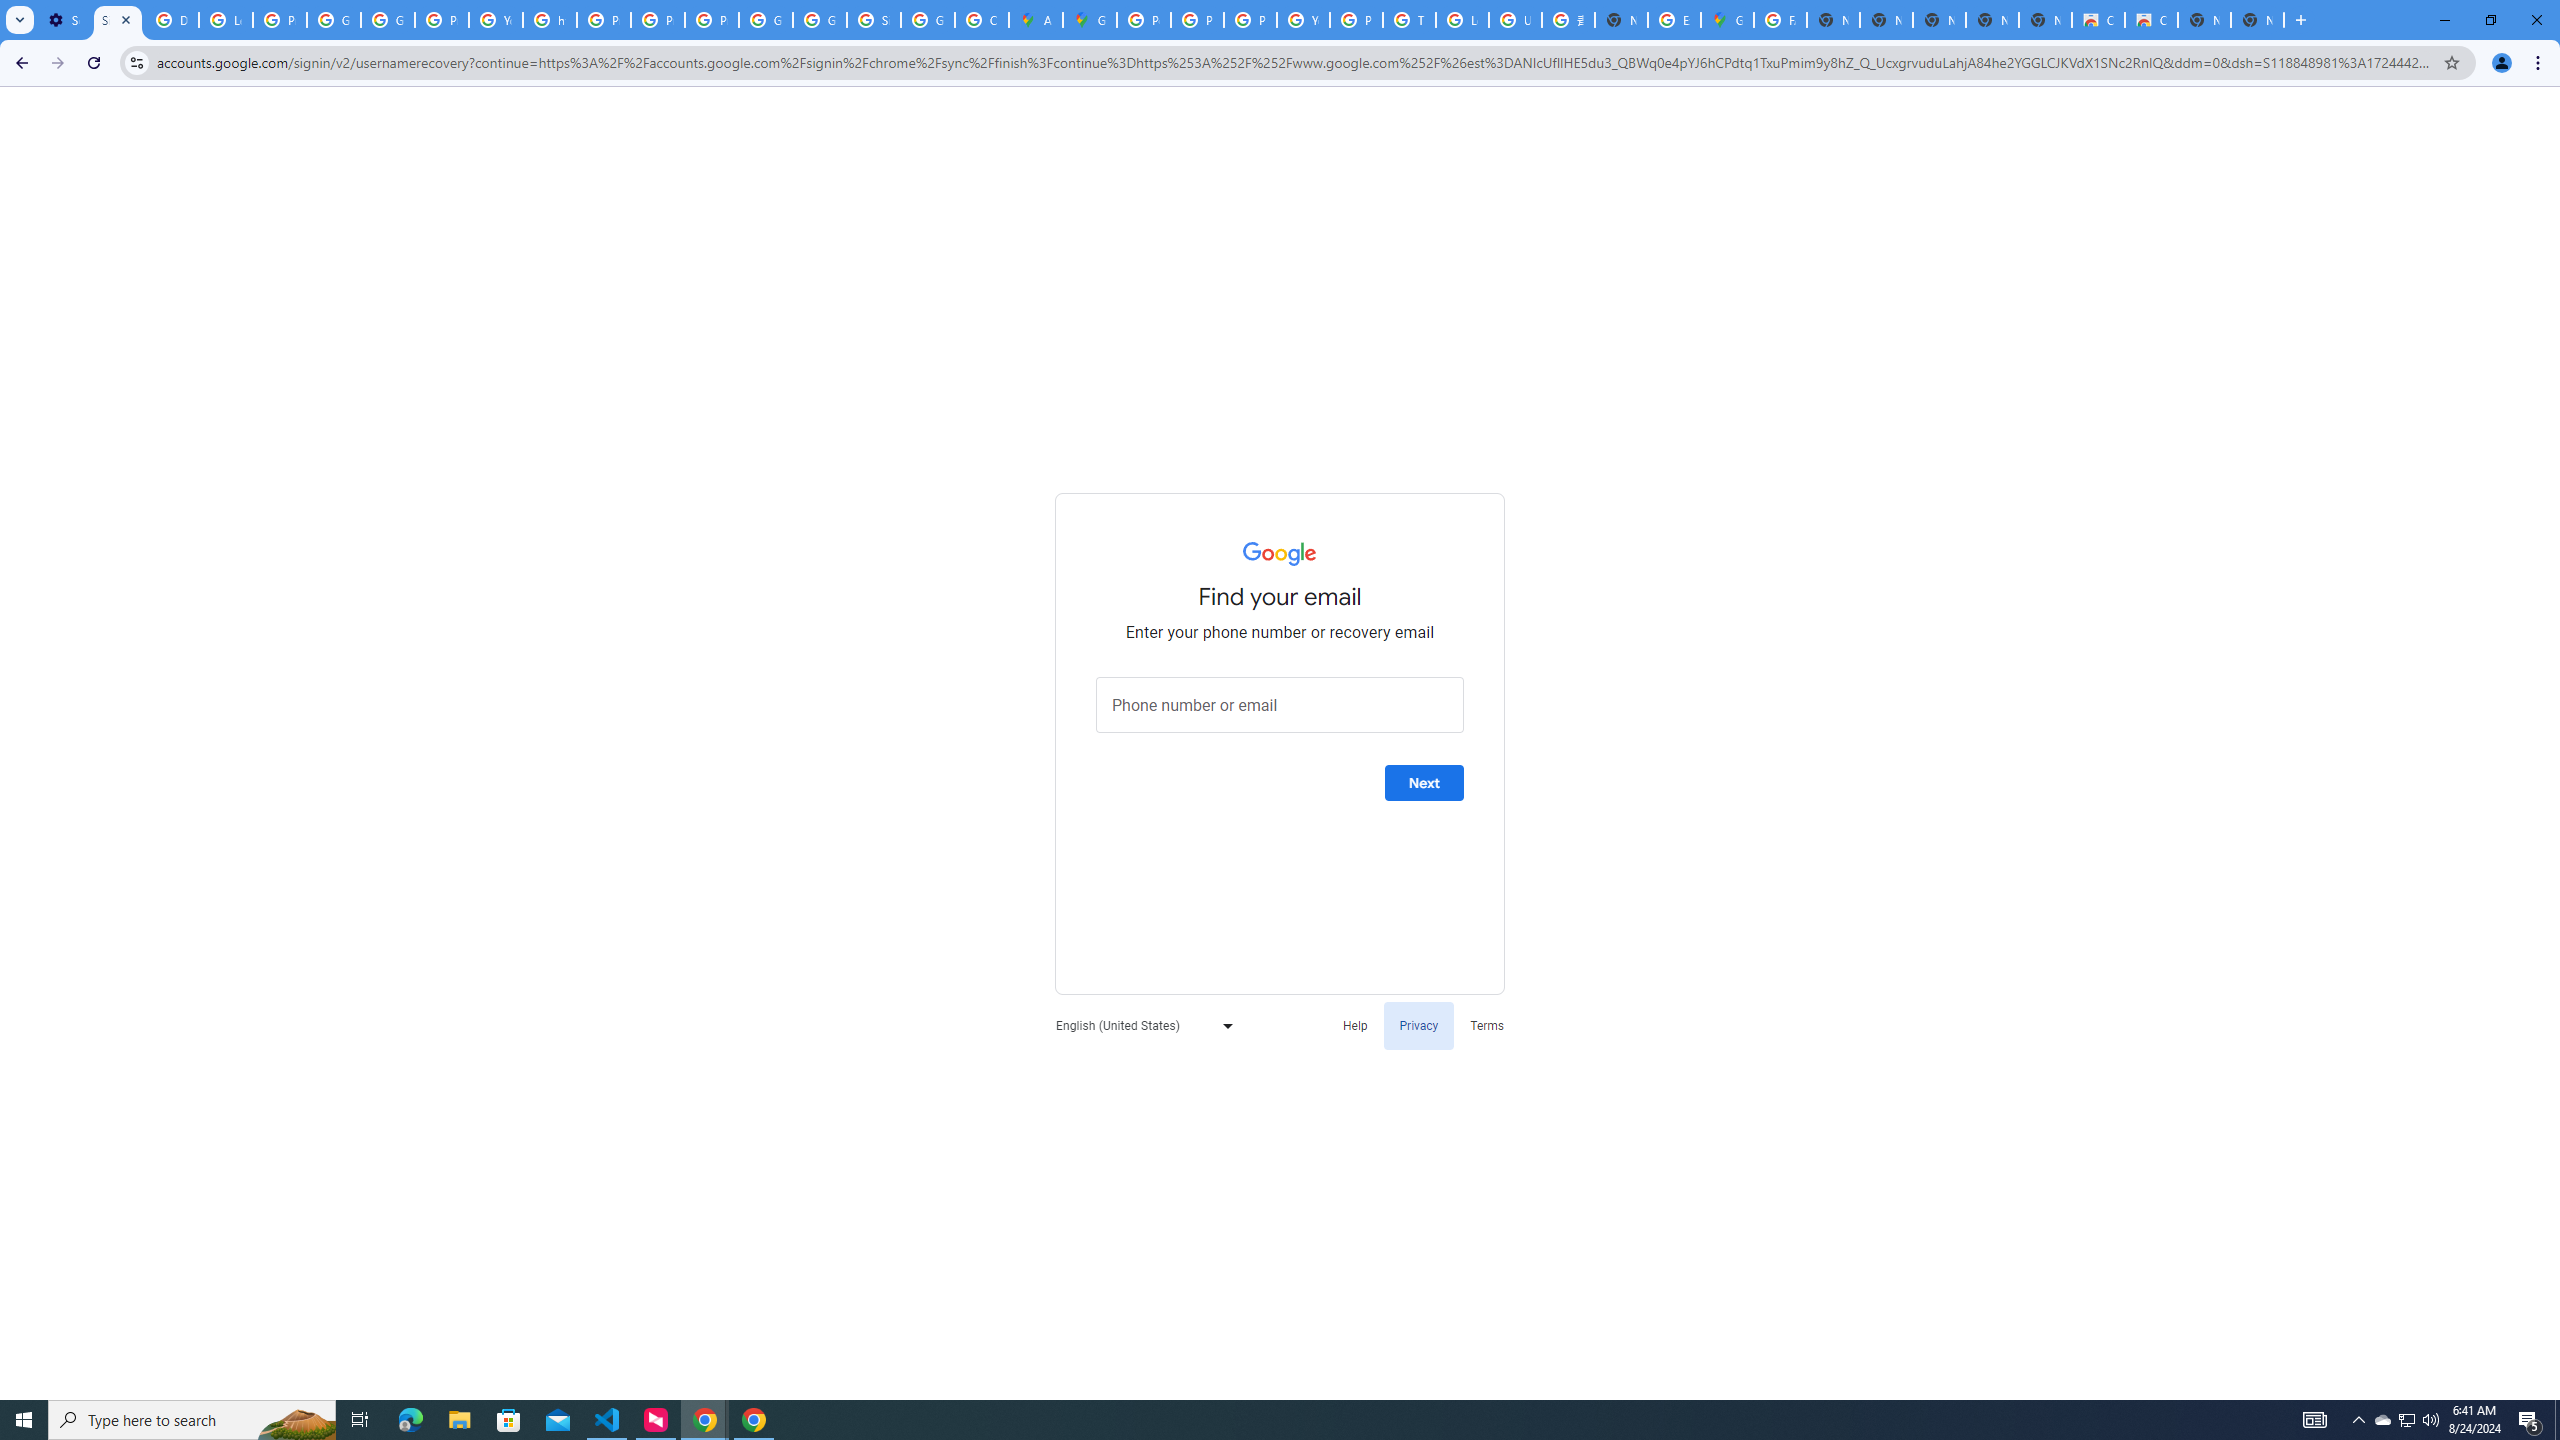 The height and width of the screenshot is (1440, 2560). What do you see at coordinates (2257, 19) in the screenshot?
I see `'New Tab'` at bounding box center [2257, 19].